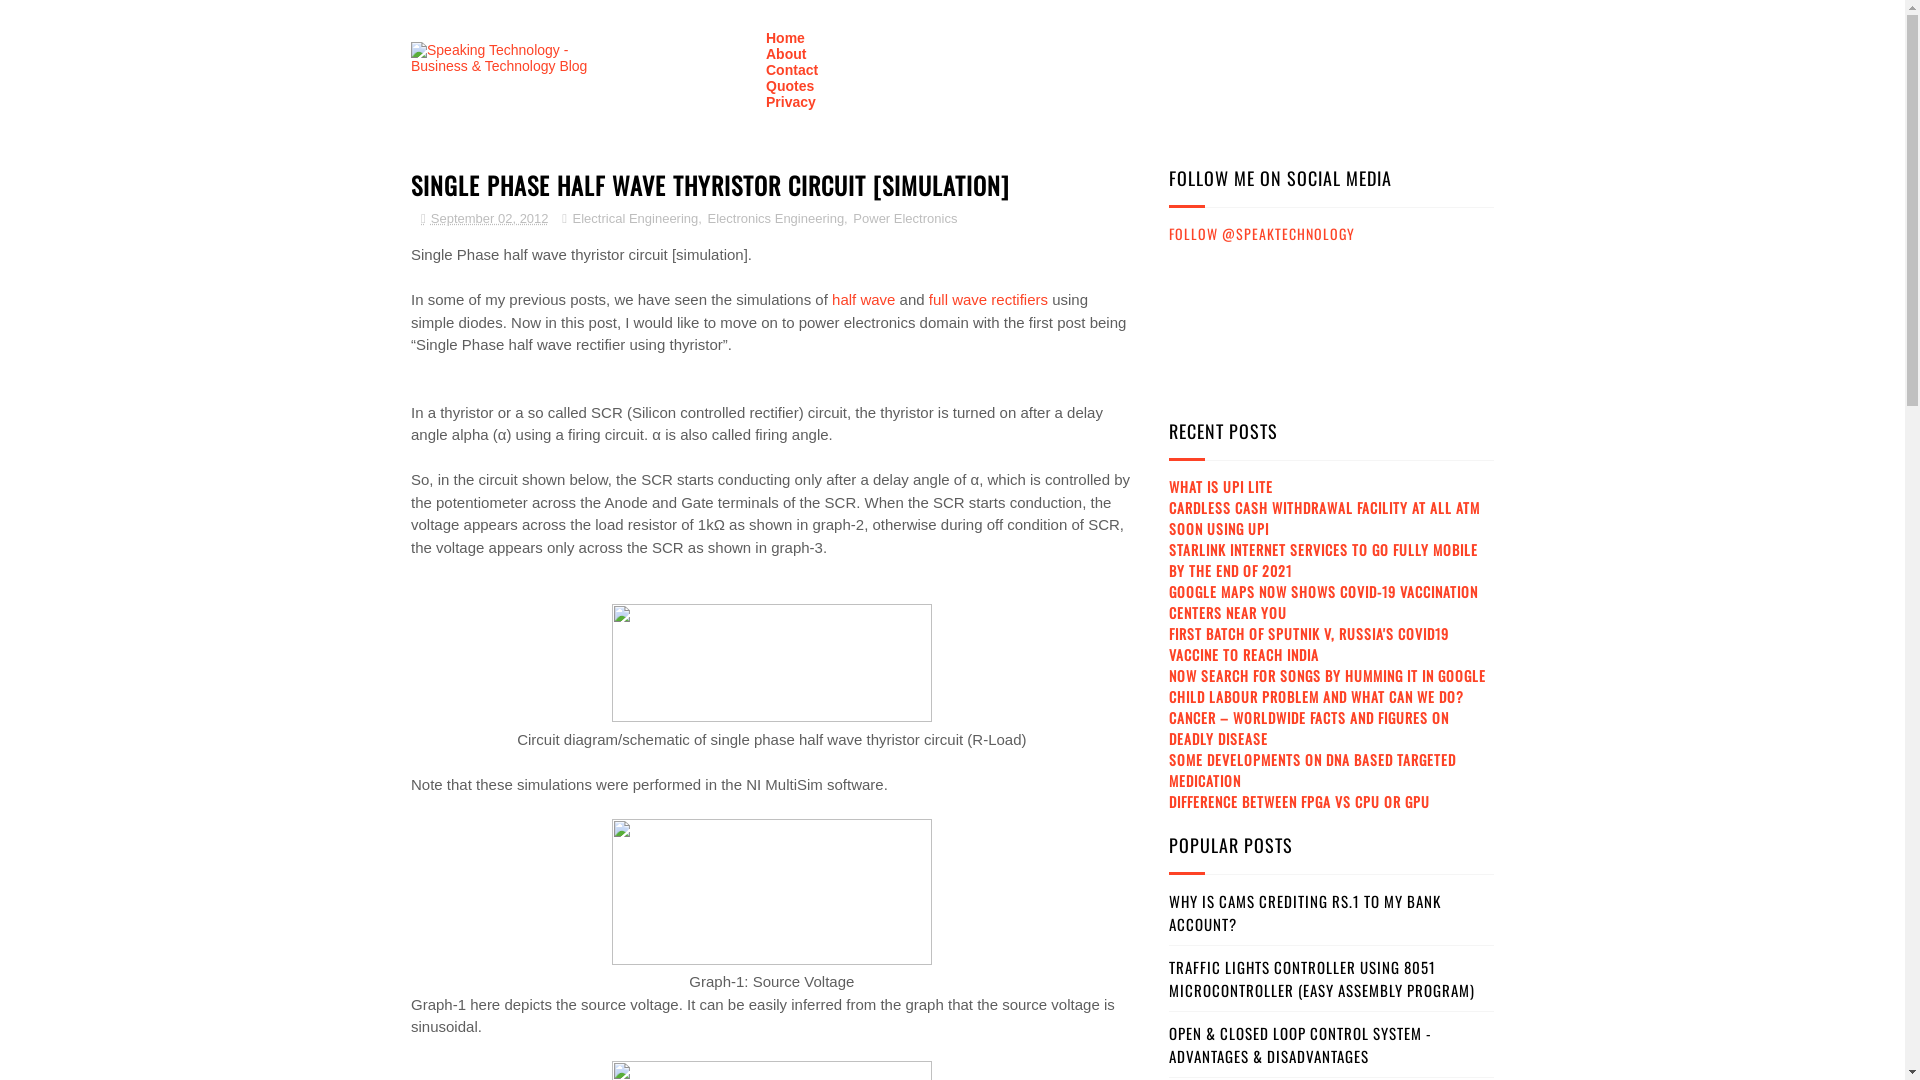  I want to click on 'CHILD LABOUR PROBLEM AND WHAT CAN WE DO?', so click(1316, 695).